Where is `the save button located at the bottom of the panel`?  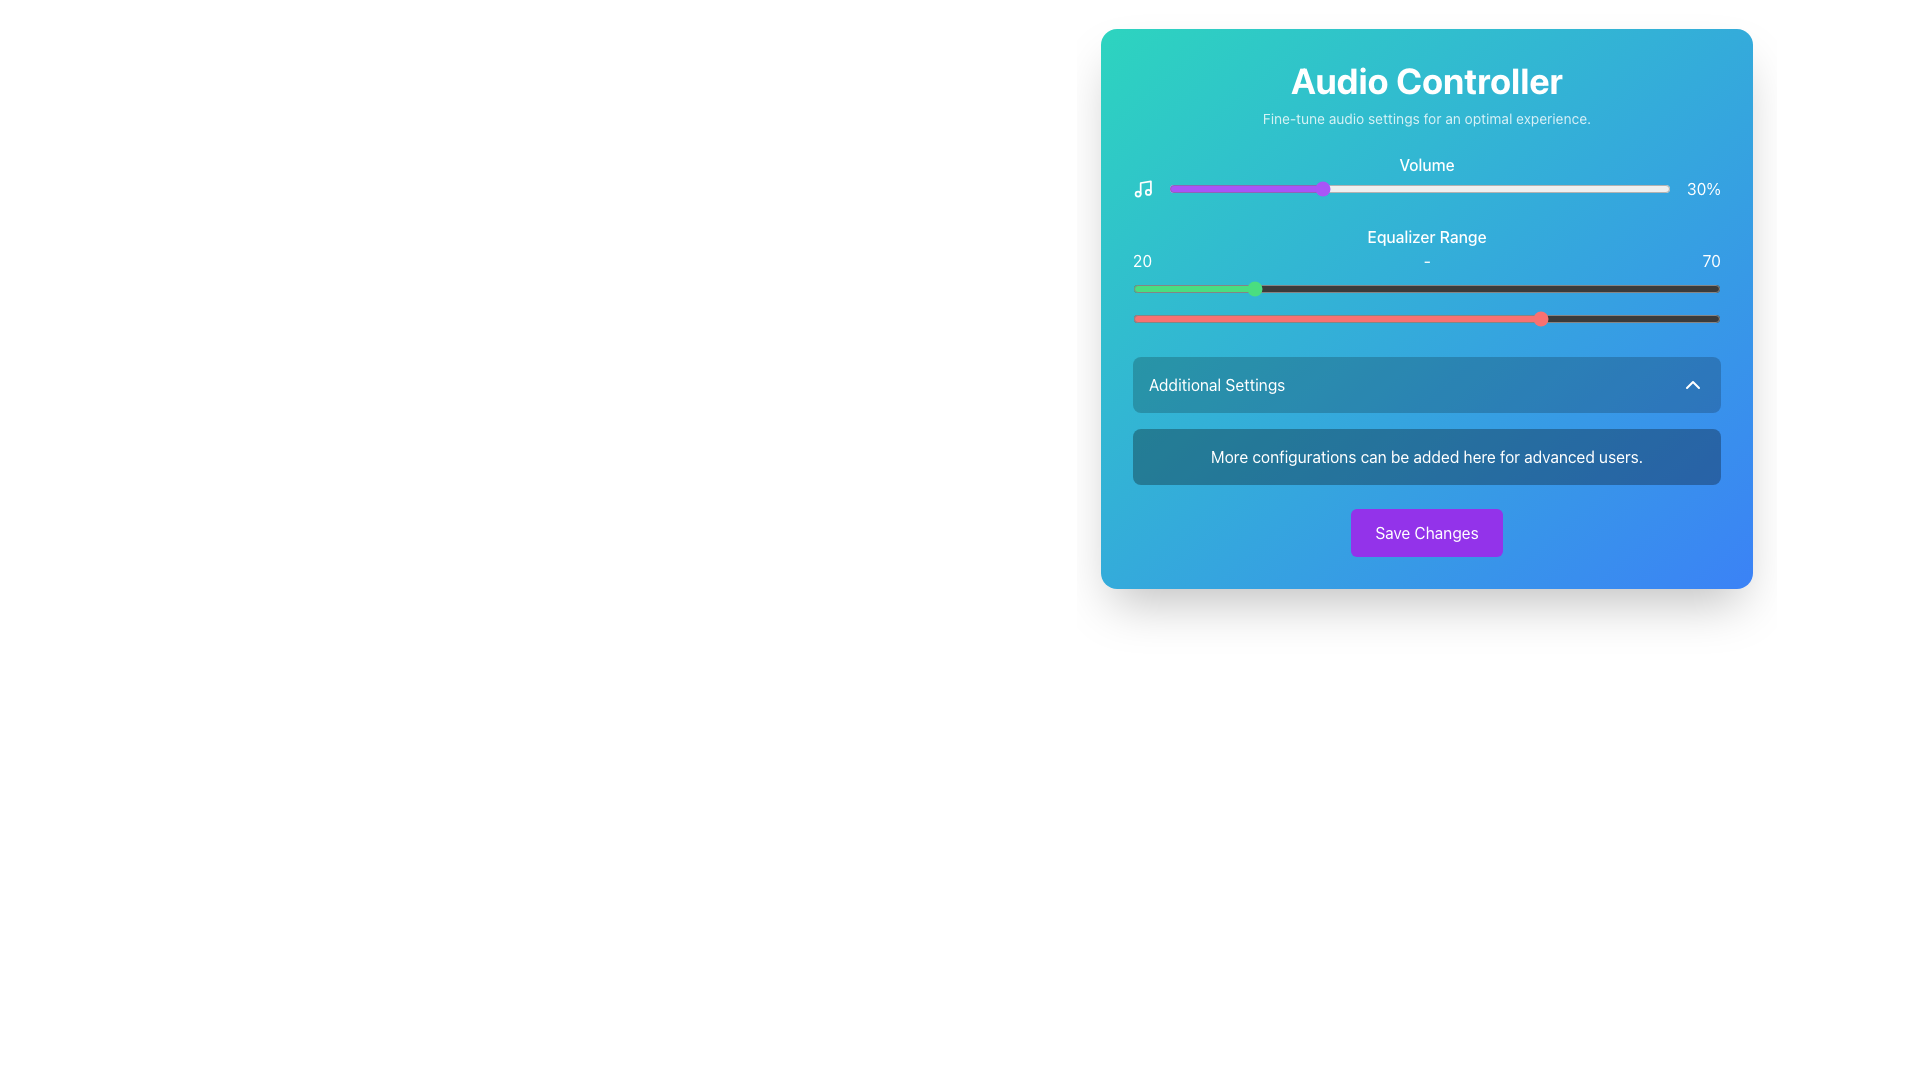
the save button located at the bottom of the panel is located at coordinates (1425, 531).